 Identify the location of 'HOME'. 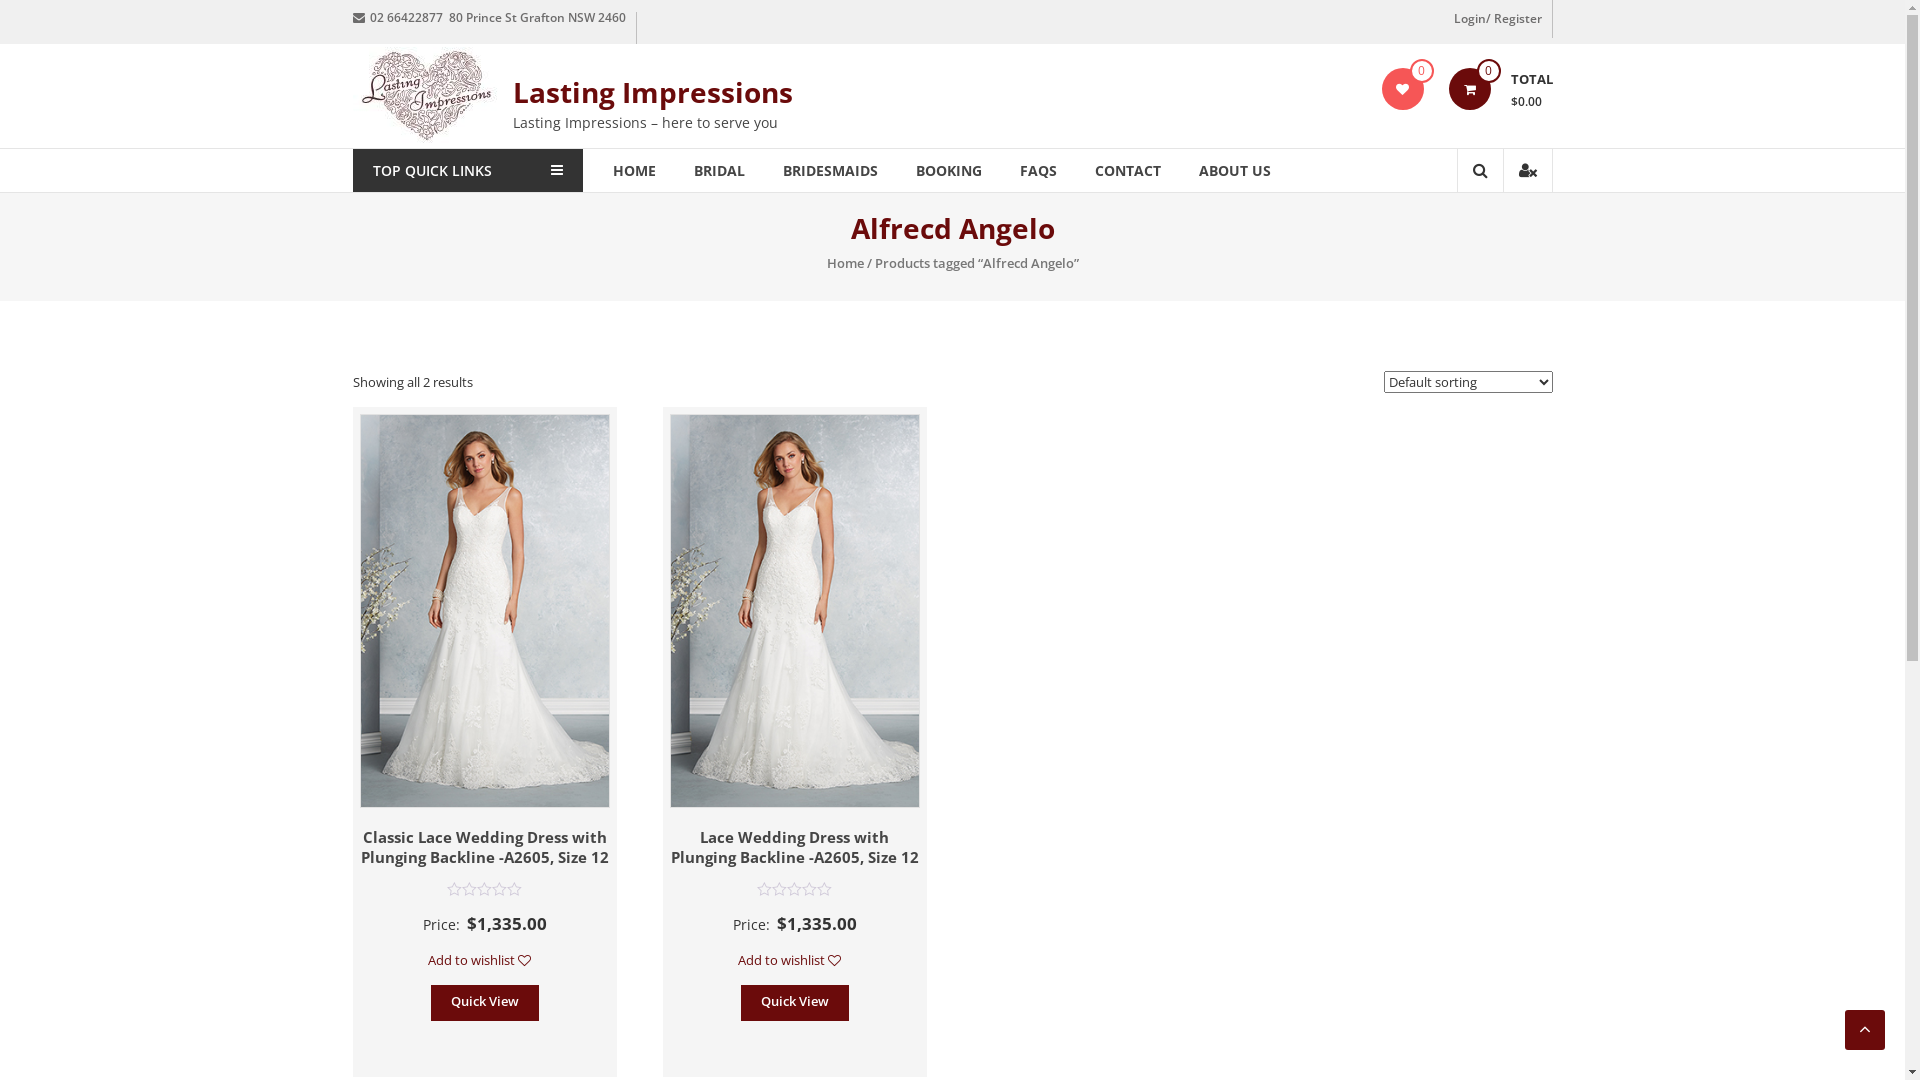
(632, 169).